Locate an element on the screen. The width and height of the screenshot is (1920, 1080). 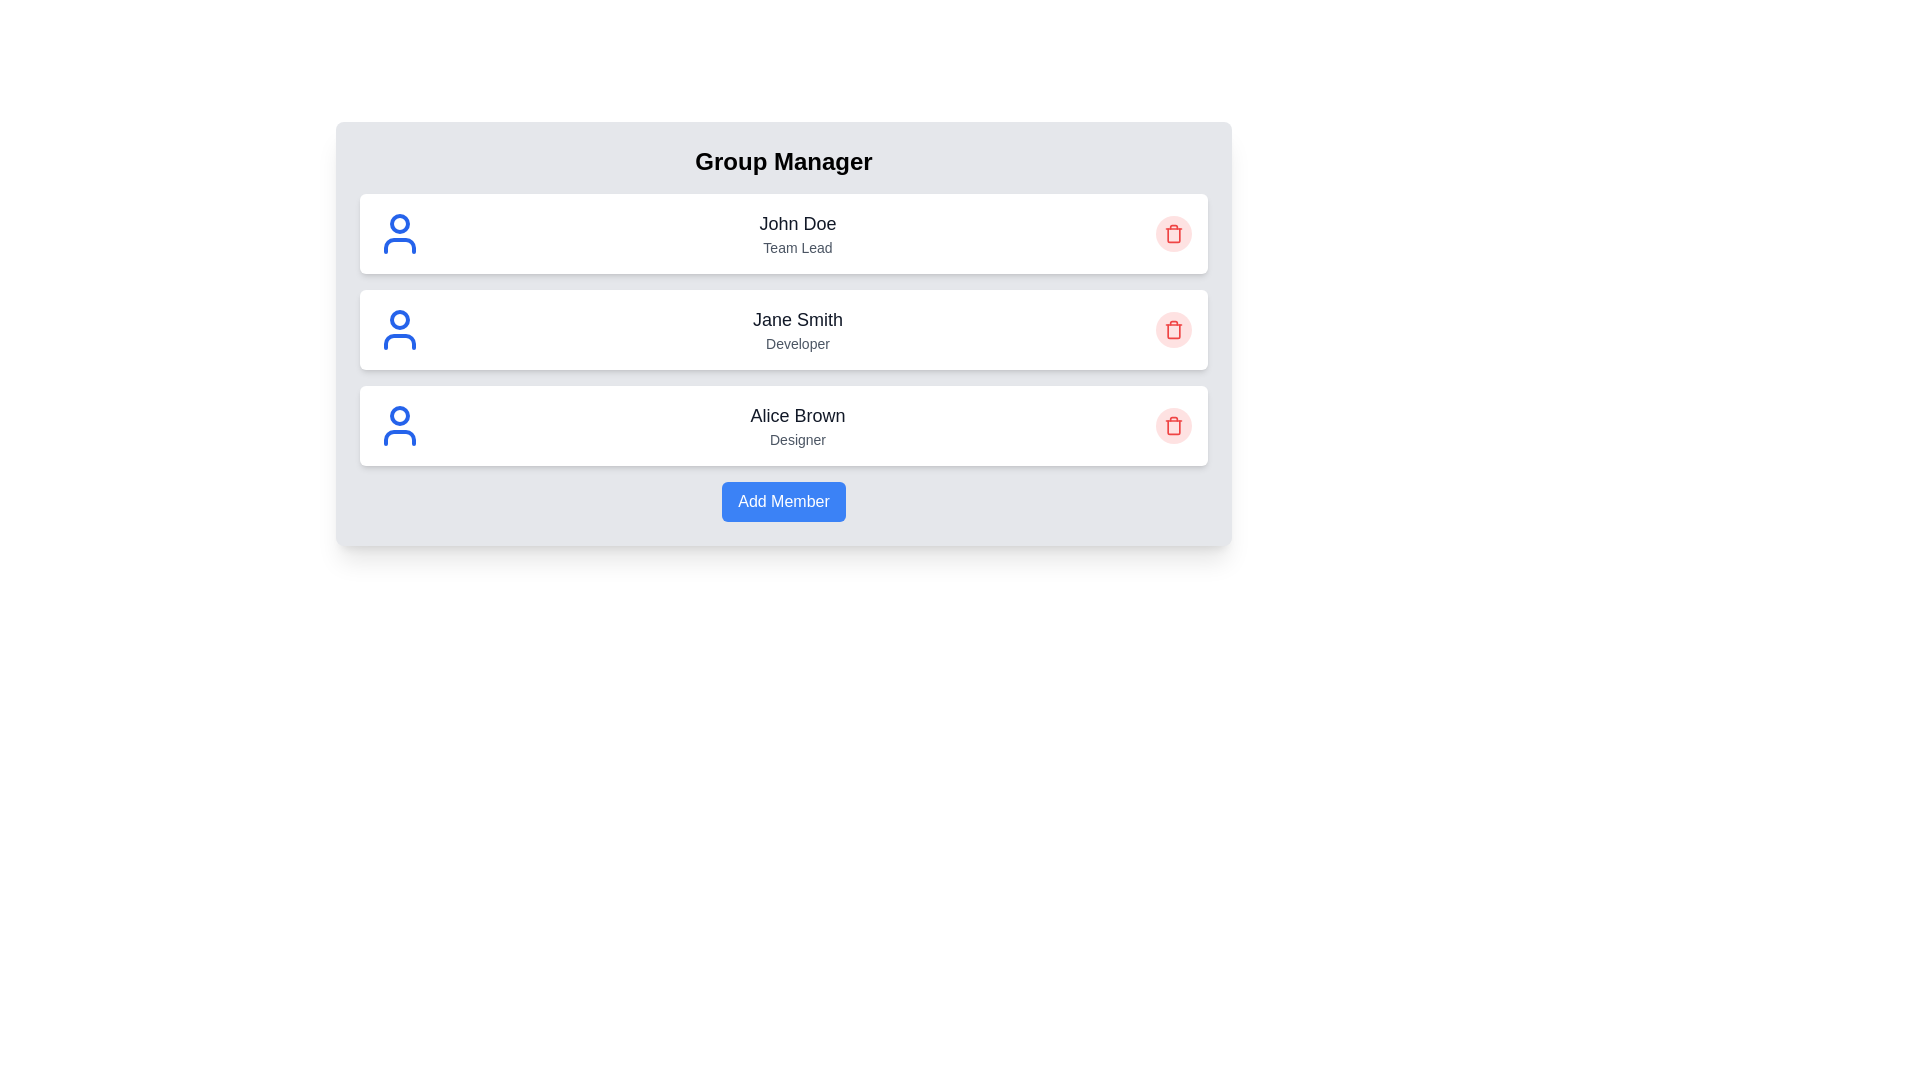
the text display that shows the name and role of a user in the first card of the group members list is located at coordinates (796, 233).